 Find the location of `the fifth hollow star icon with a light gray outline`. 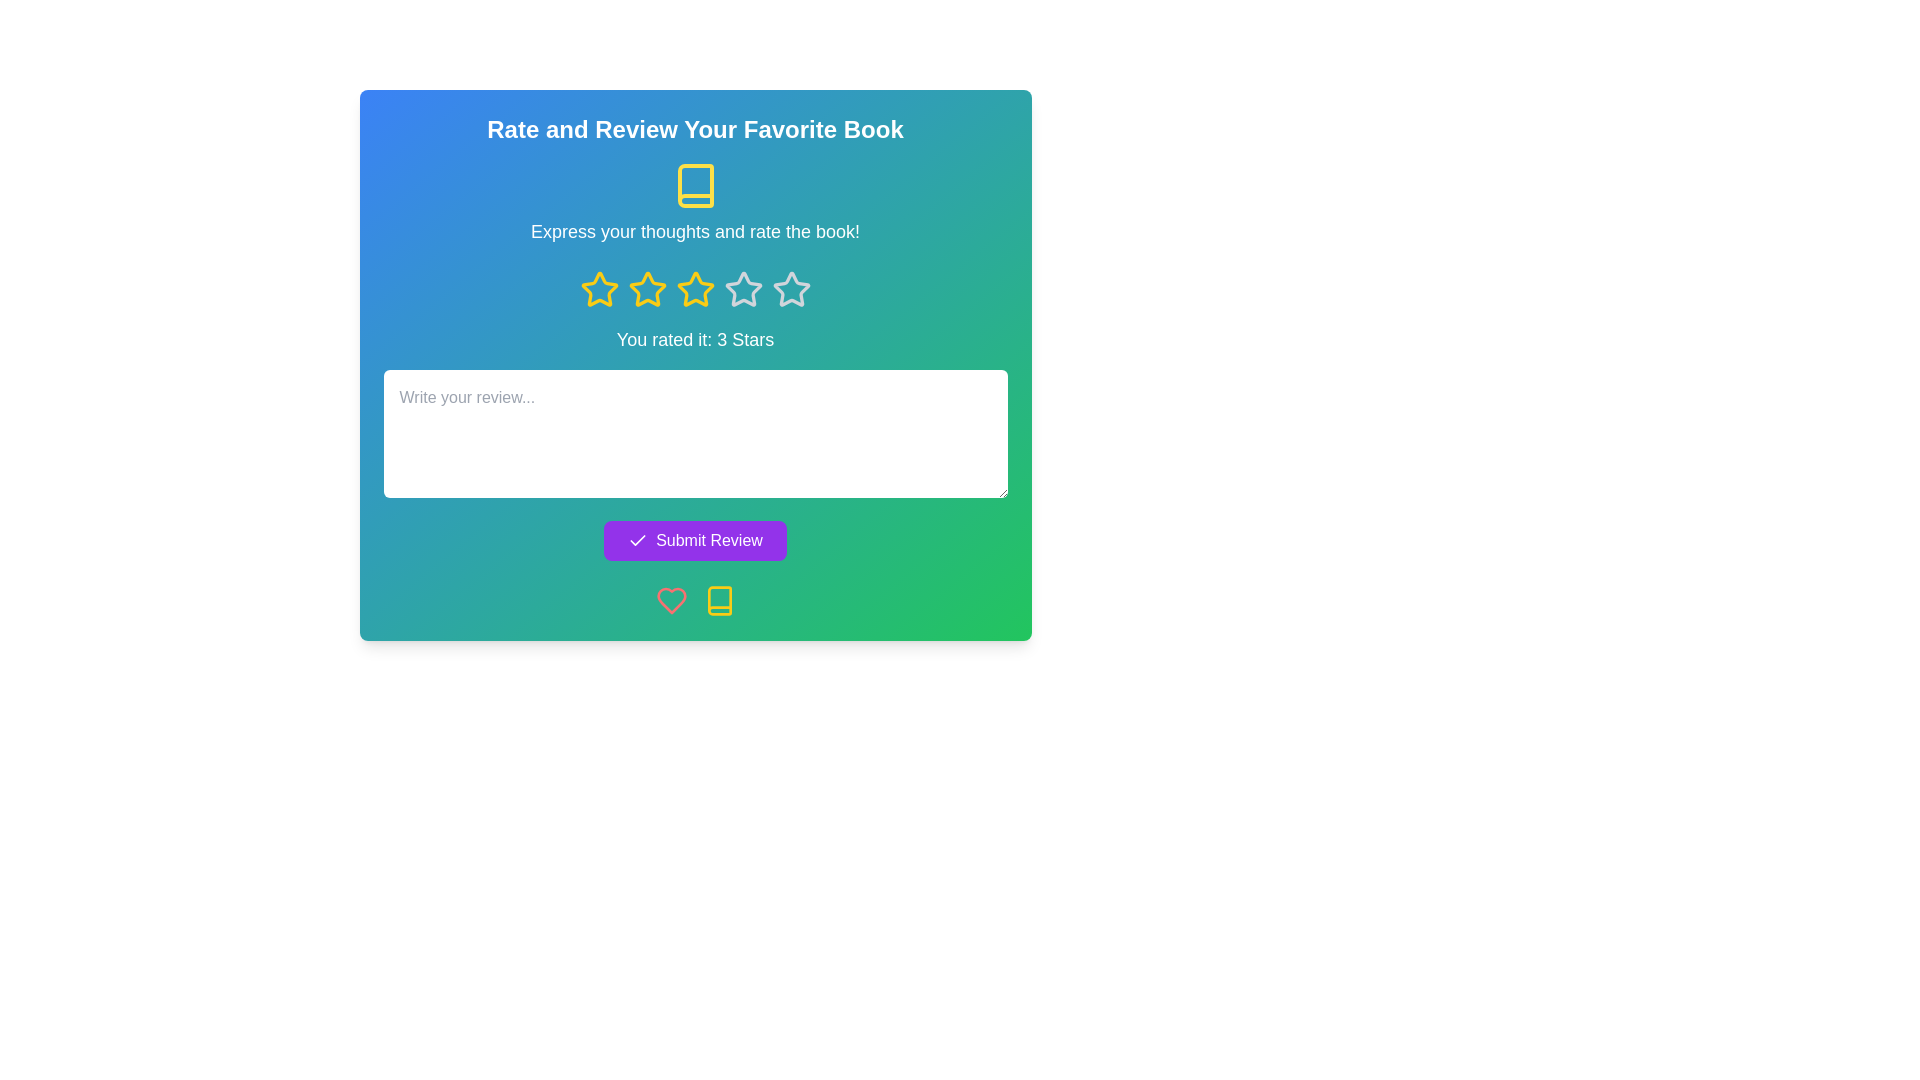

the fifth hollow star icon with a light gray outline is located at coordinates (790, 289).